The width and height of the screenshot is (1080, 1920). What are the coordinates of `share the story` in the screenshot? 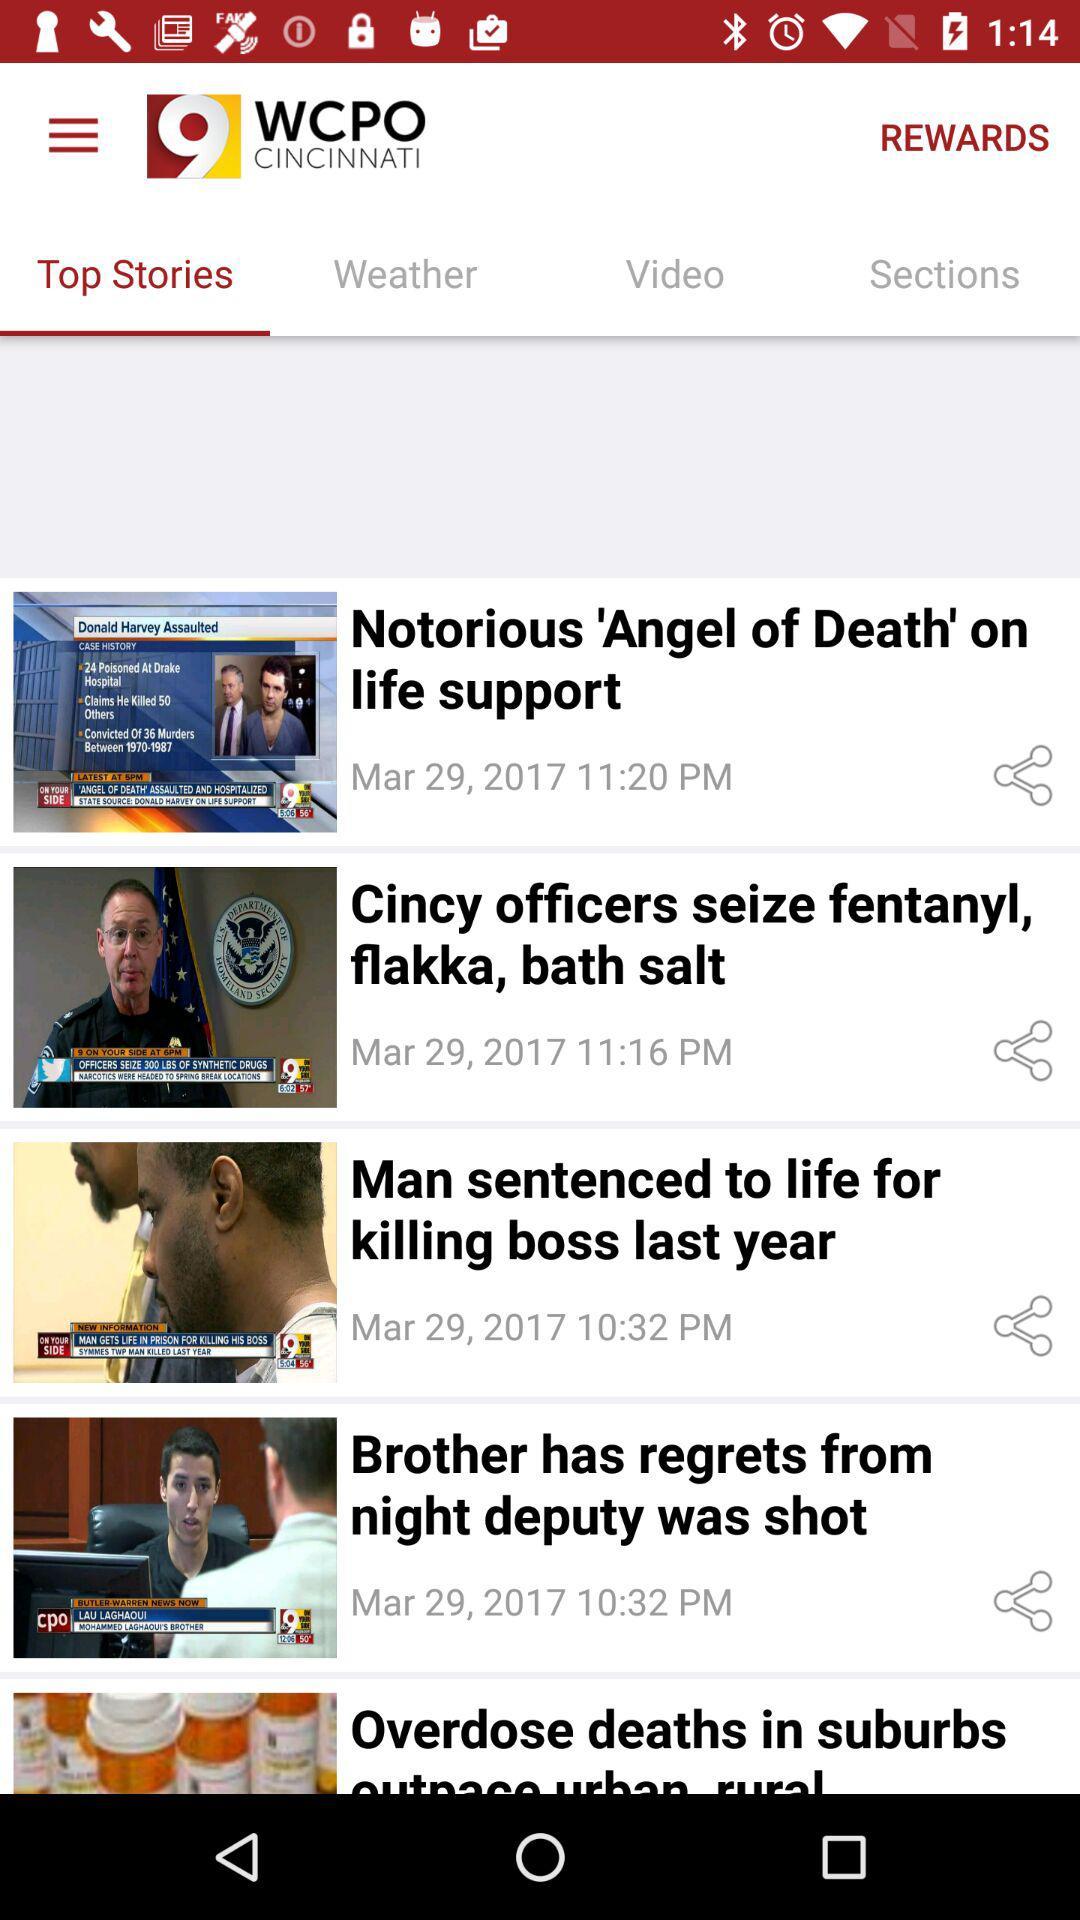 It's located at (1027, 1050).